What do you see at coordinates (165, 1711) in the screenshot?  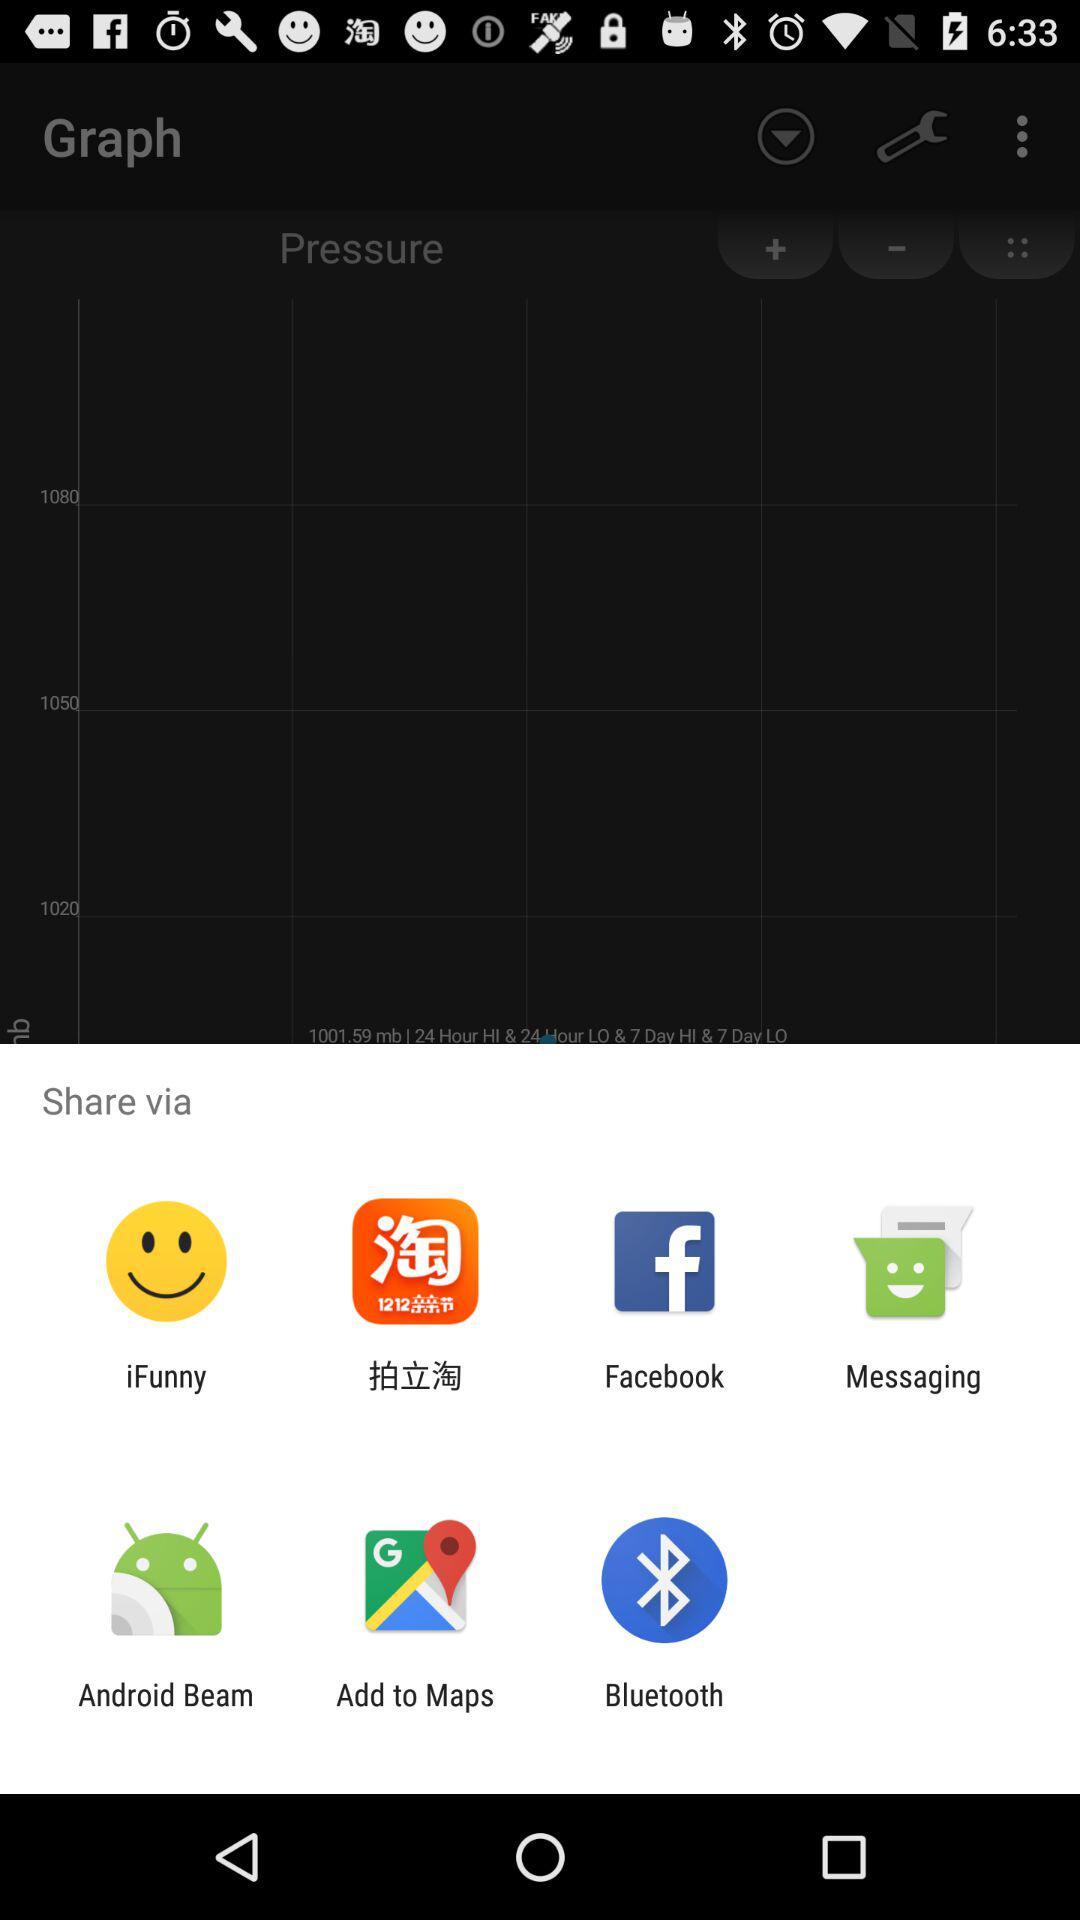 I see `app to the left of add to maps` at bounding box center [165, 1711].